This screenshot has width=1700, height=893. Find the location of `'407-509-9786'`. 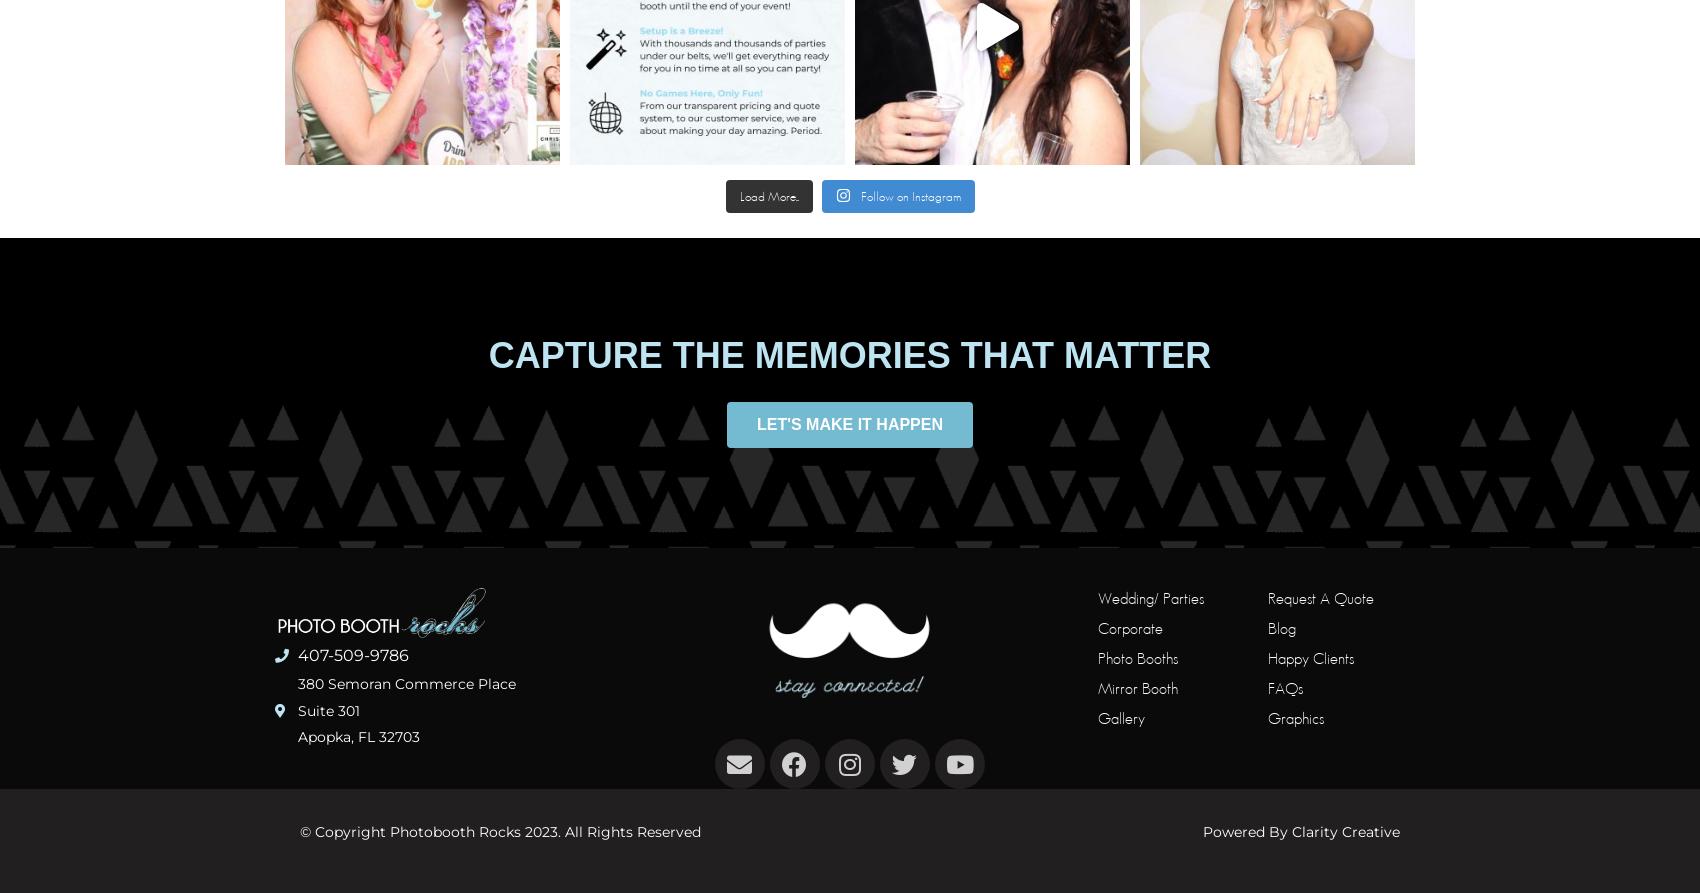

'407-509-9786' is located at coordinates (351, 655).